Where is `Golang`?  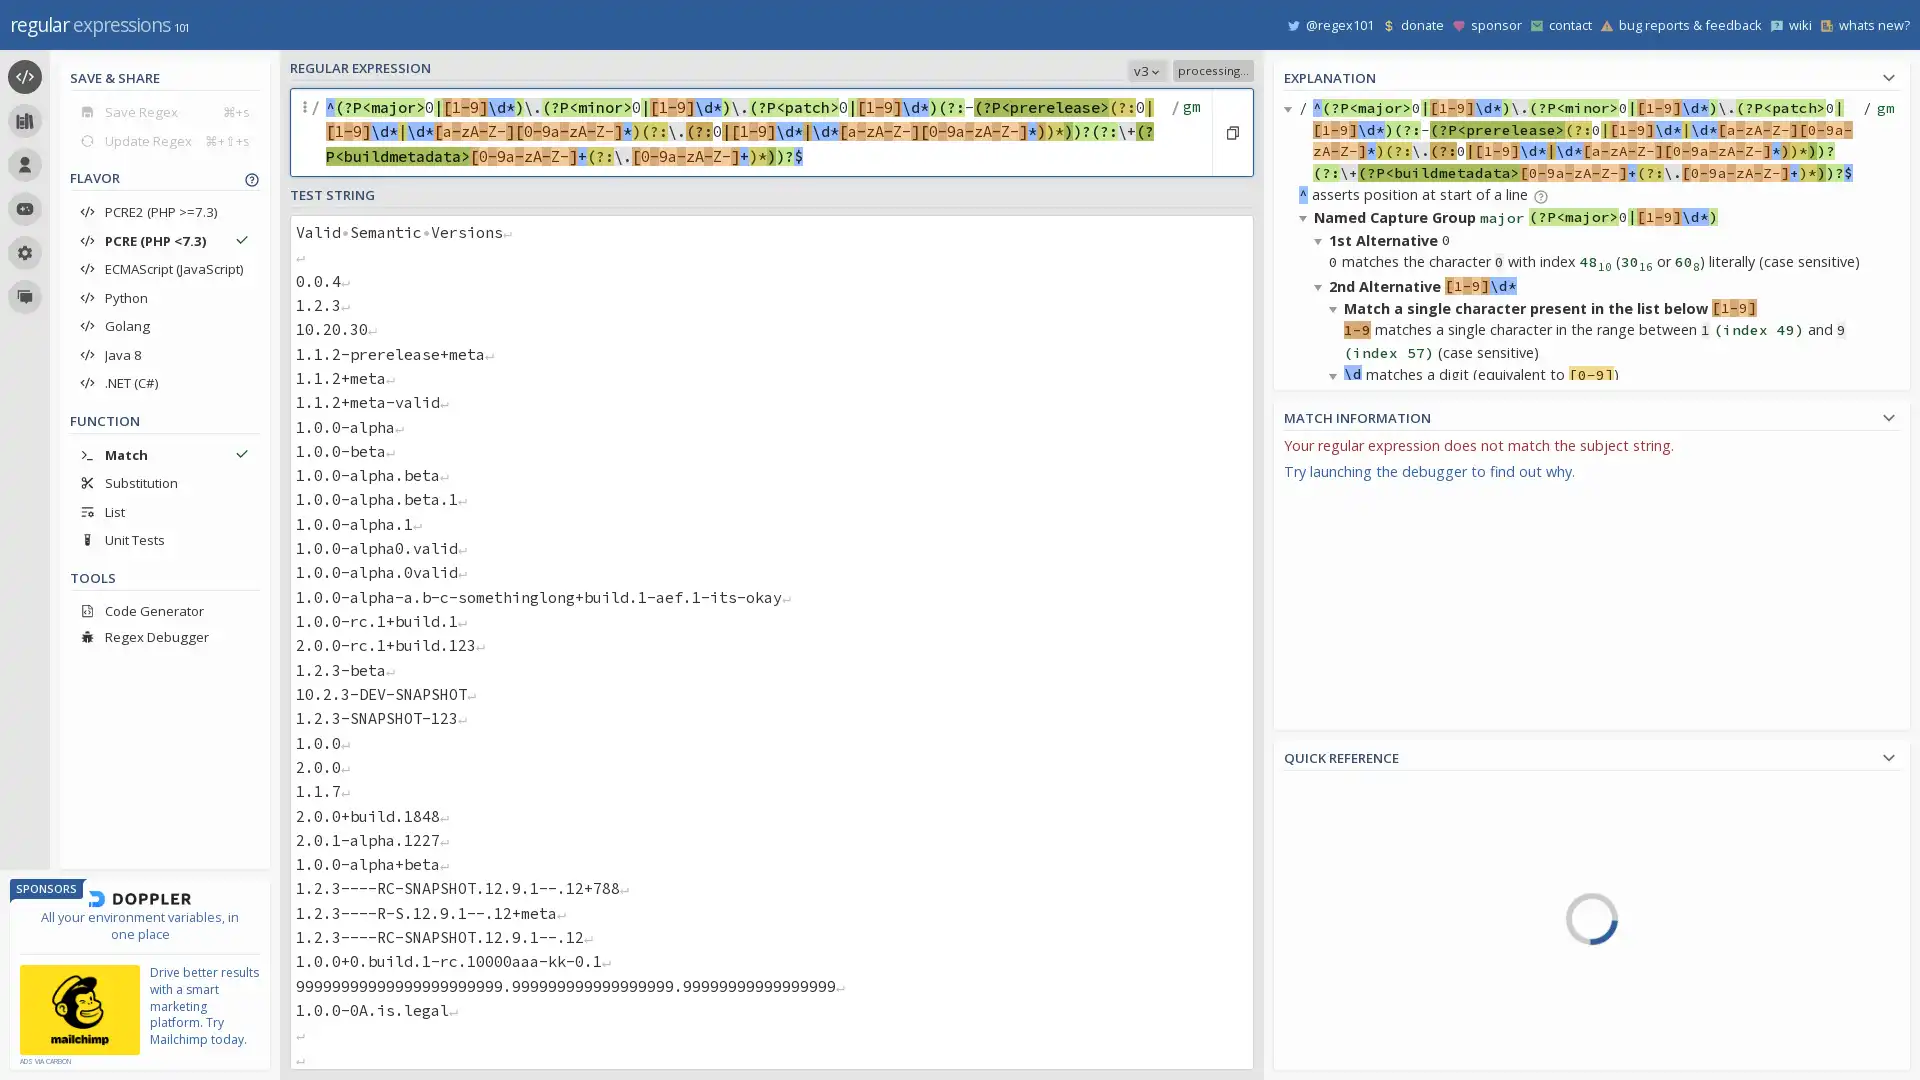 Golang is located at coordinates (164, 325).